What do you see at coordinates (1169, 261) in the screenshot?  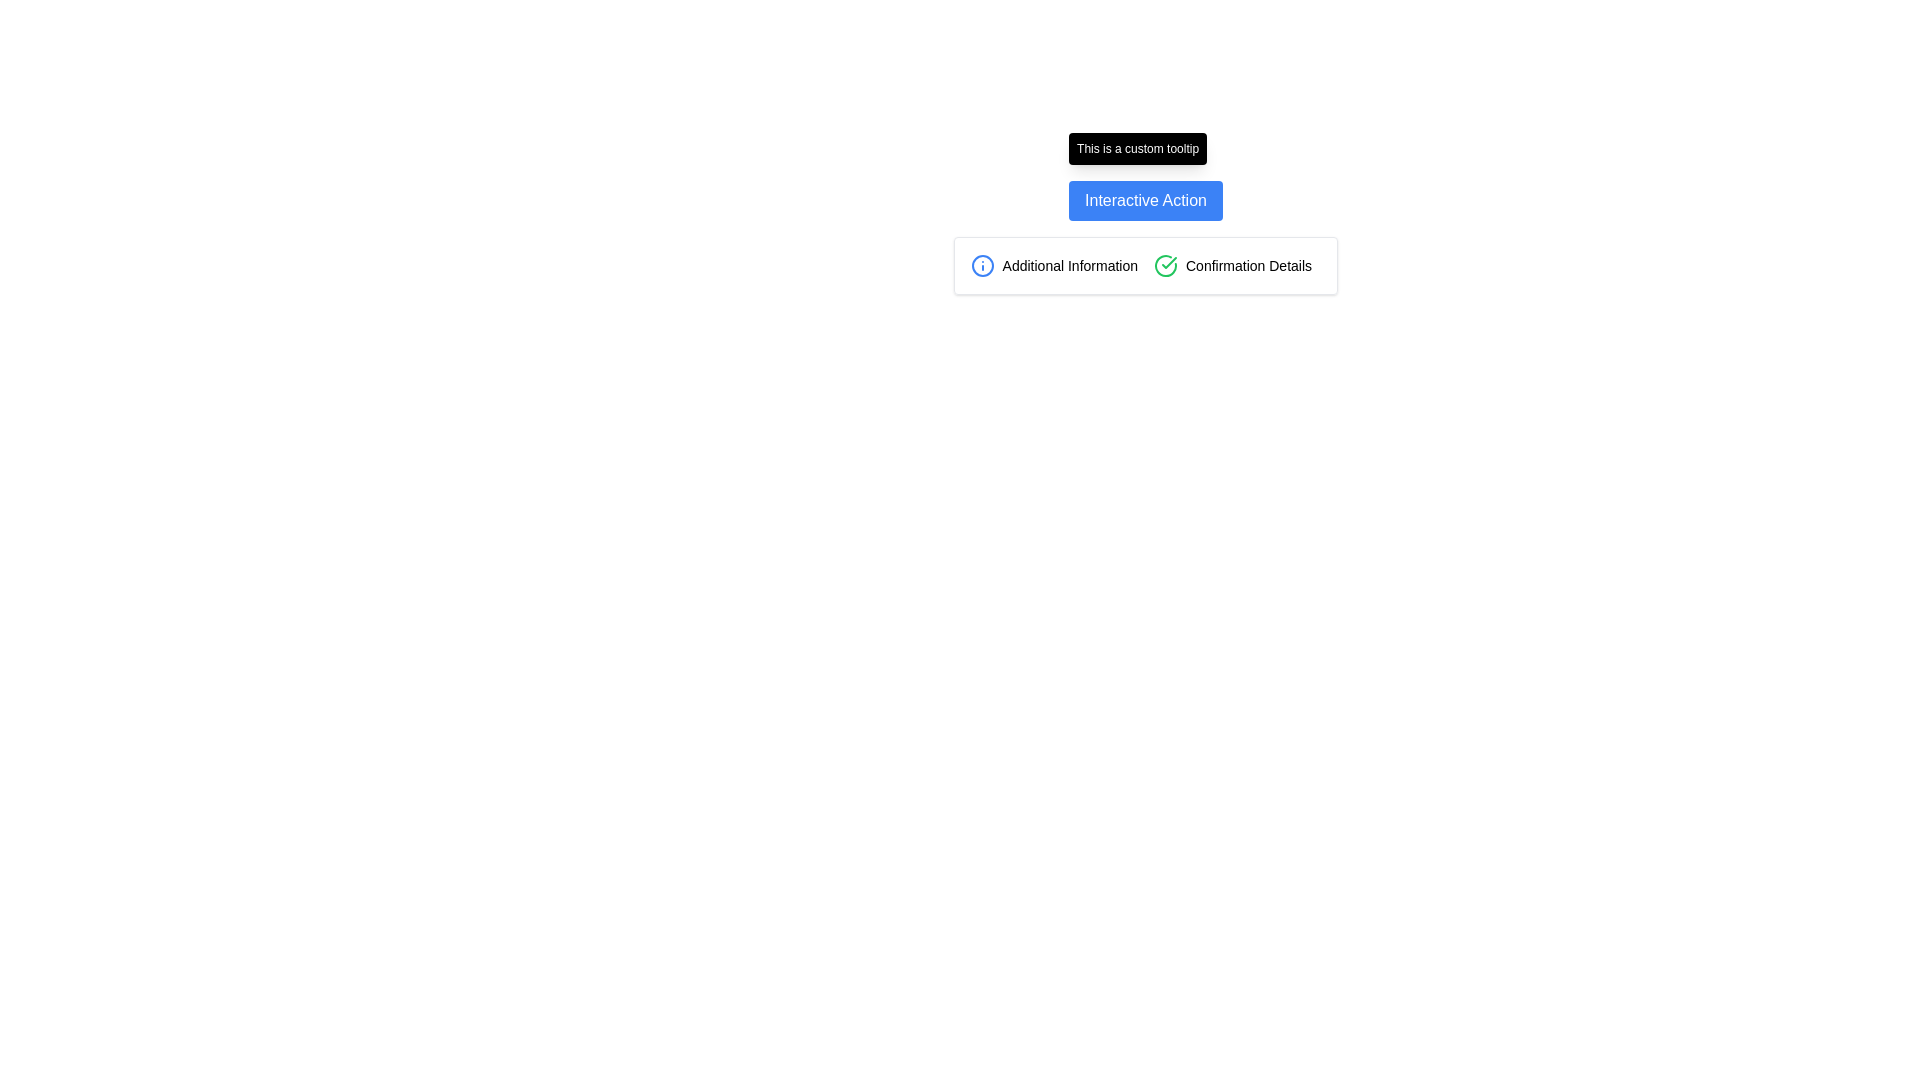 I see `the state of the green checkmark icon located within a circular icon, positioned to the right of the 'Confirmation Details' text and adjacent to a blue information icon, below the 'Interactive Action' button` at bounding box center [1169, 261].